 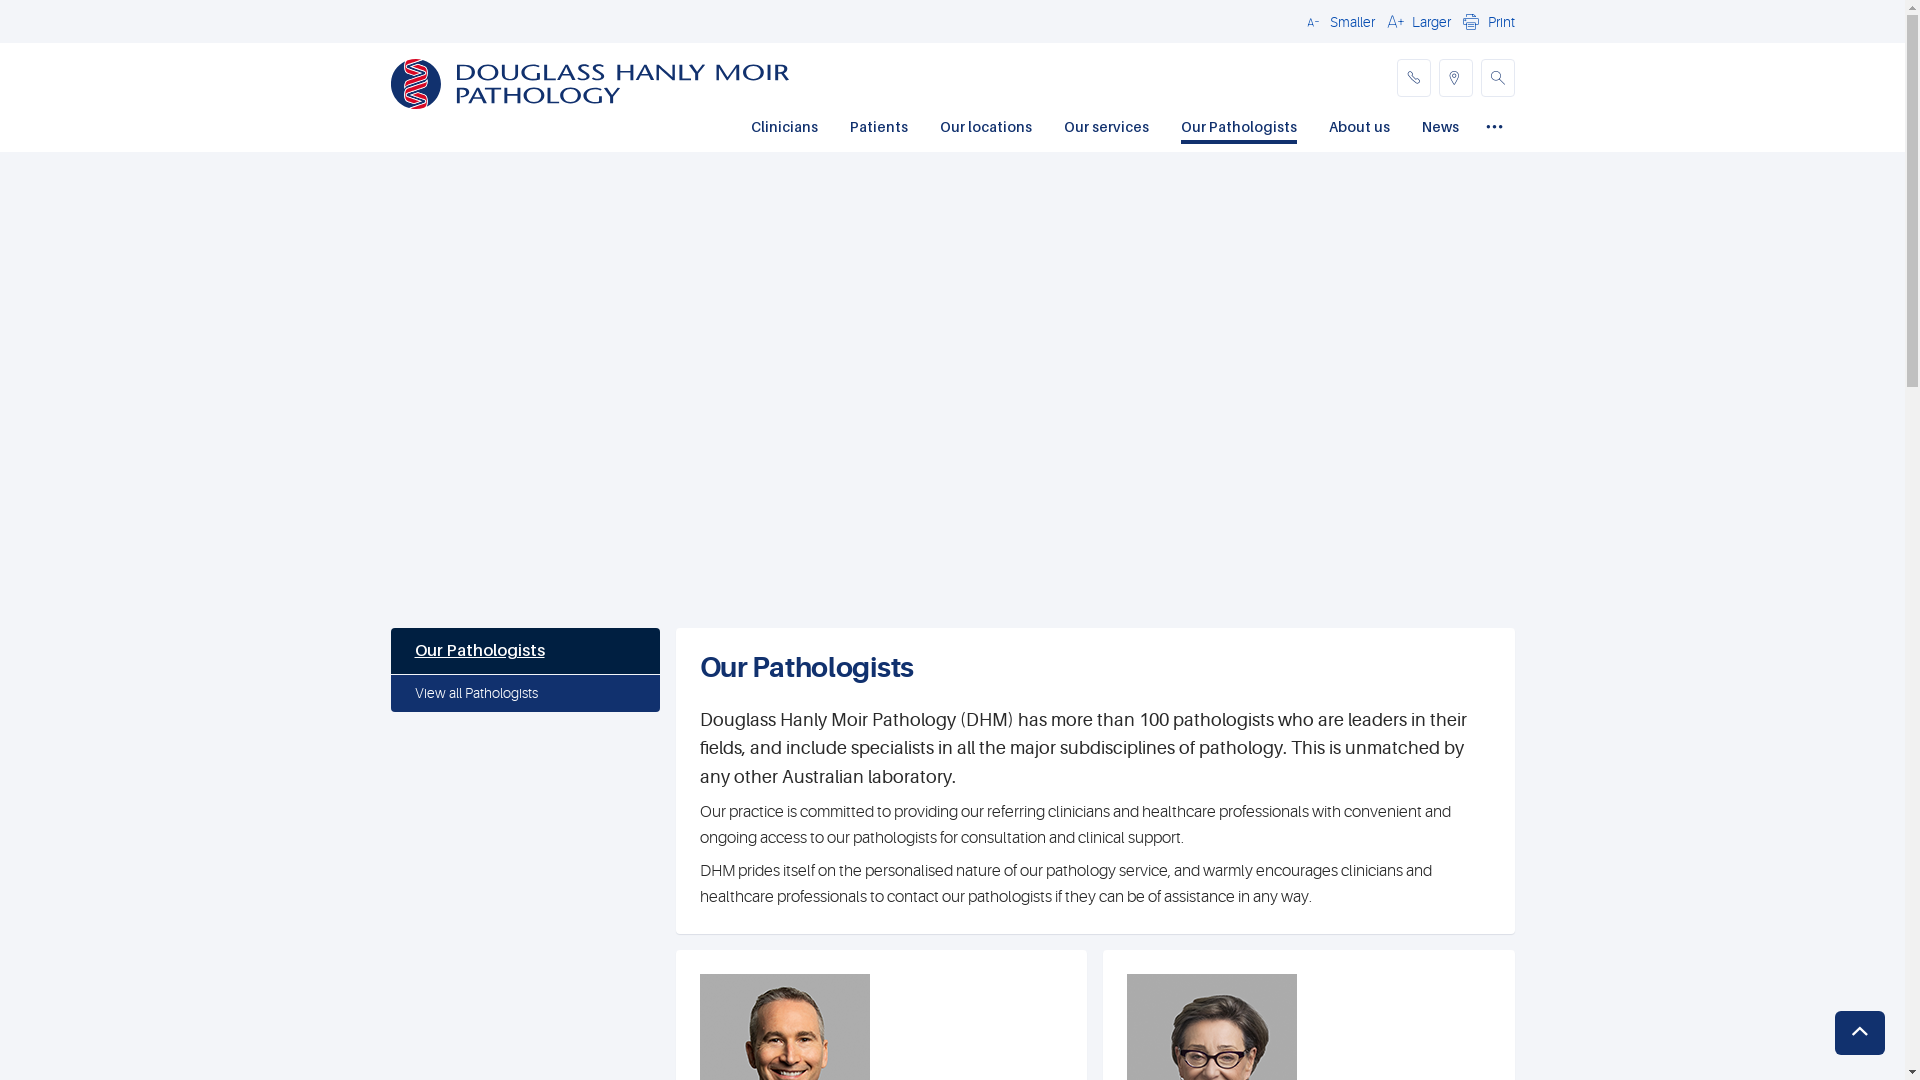 What do you see at coordinates (1105, 128) in the screenshot?
I see `'Our services'` at bounding box center [1105, 128].